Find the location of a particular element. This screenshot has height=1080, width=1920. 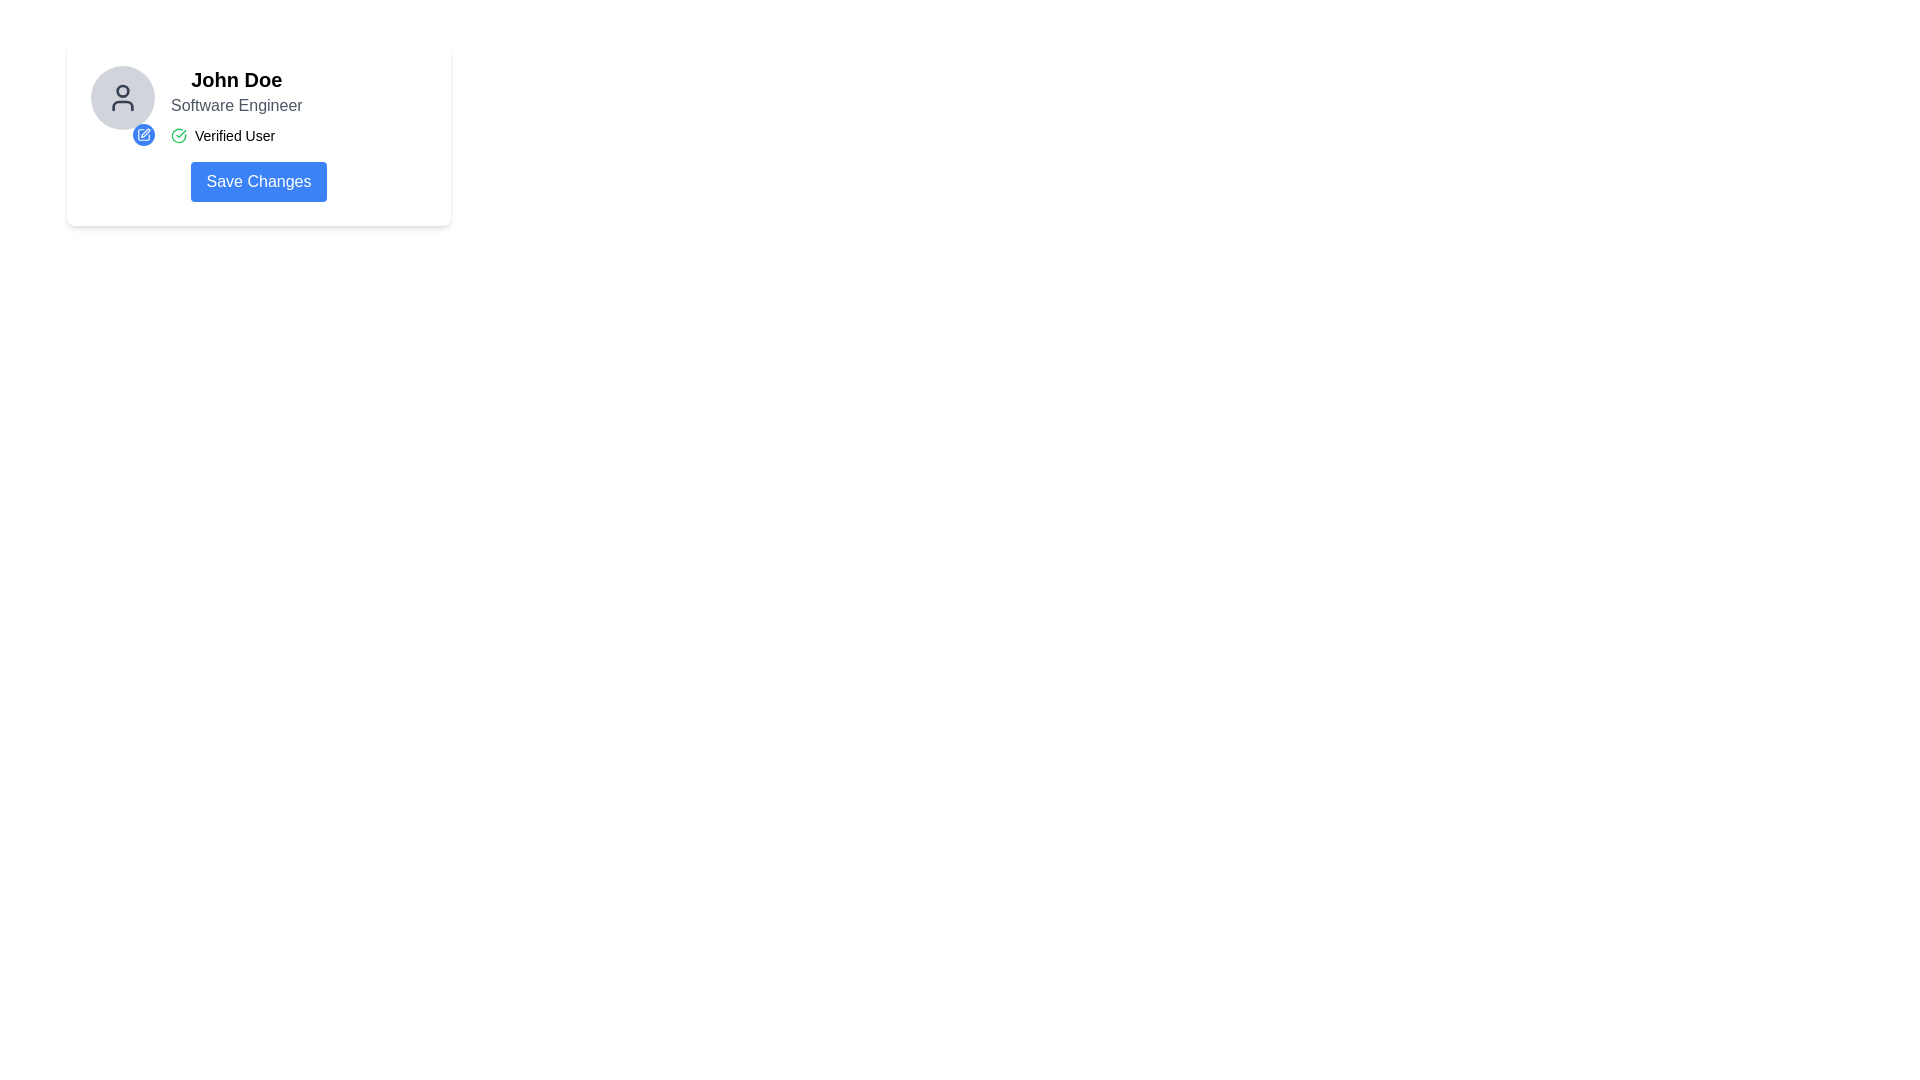

the Text Label that indicates the name of the user or profile displayed in the card, located at the top-left section above the 'Software Engineer' subtitle is located at coordinates (236, 79).